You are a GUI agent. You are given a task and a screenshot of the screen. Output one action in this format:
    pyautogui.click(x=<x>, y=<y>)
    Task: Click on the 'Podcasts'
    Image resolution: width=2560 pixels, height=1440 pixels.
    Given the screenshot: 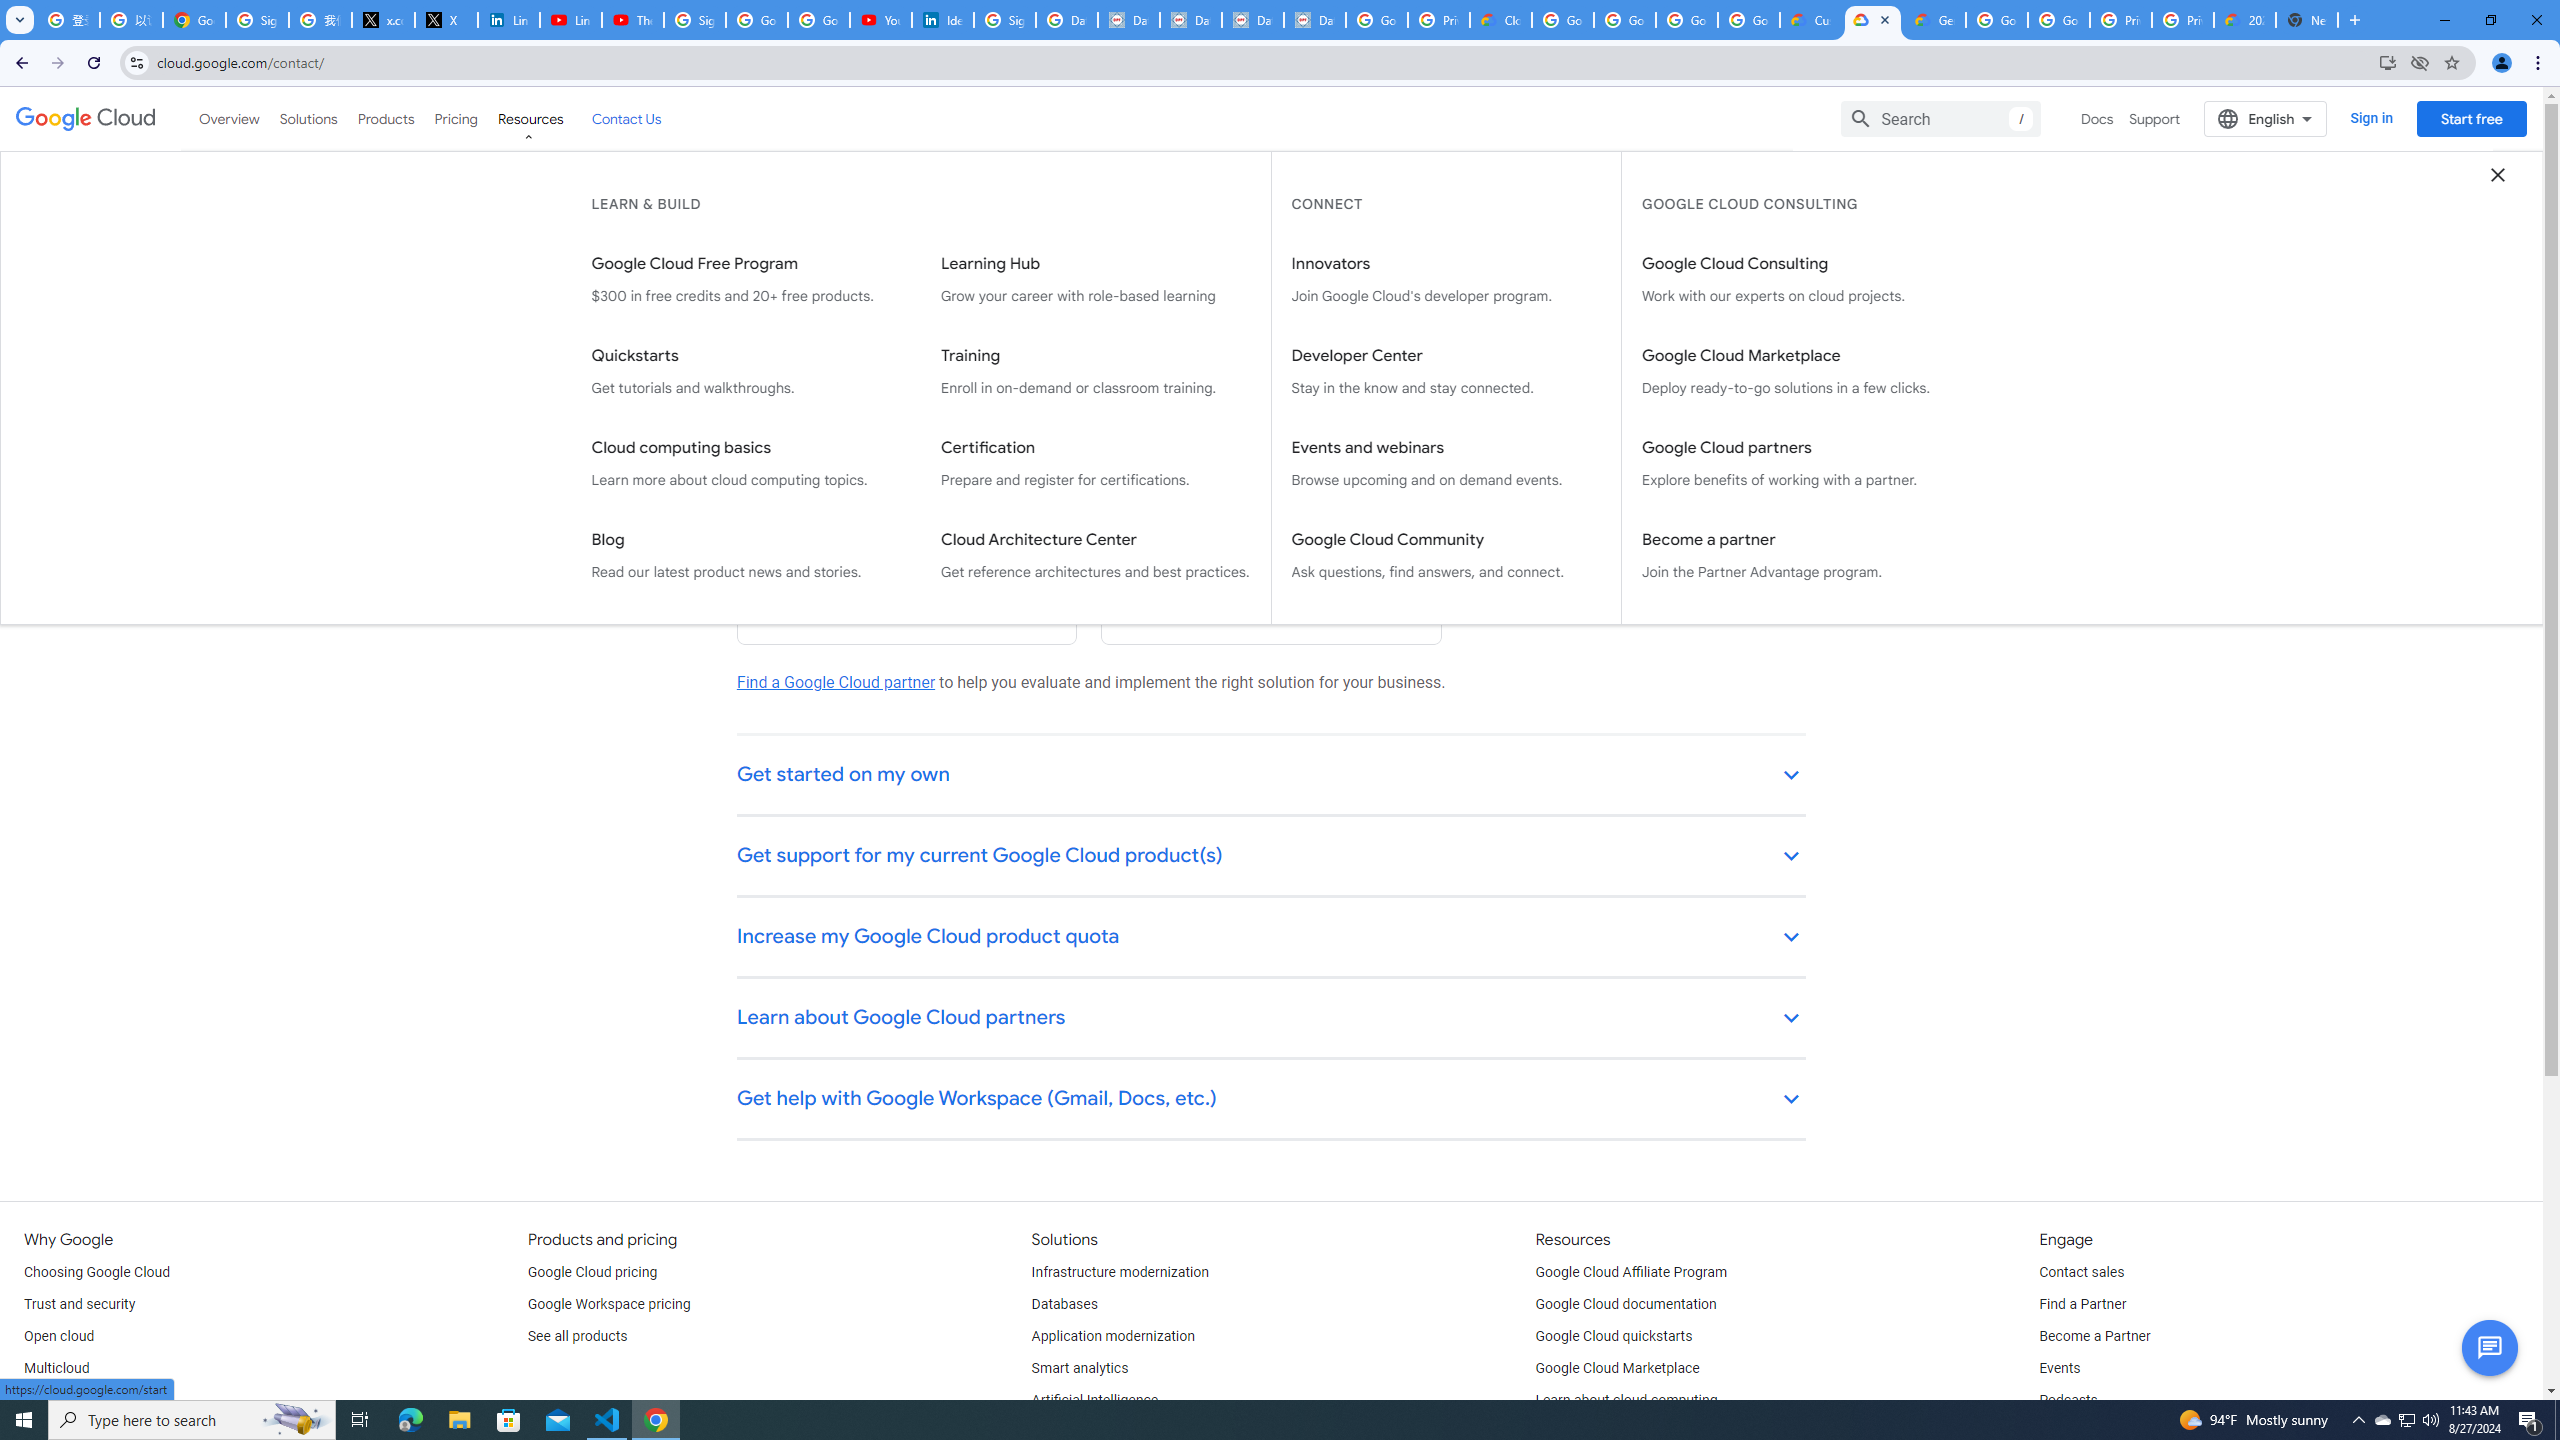 What is the action you would take?
    pyautogui.click(x=2067, y=1401)
    